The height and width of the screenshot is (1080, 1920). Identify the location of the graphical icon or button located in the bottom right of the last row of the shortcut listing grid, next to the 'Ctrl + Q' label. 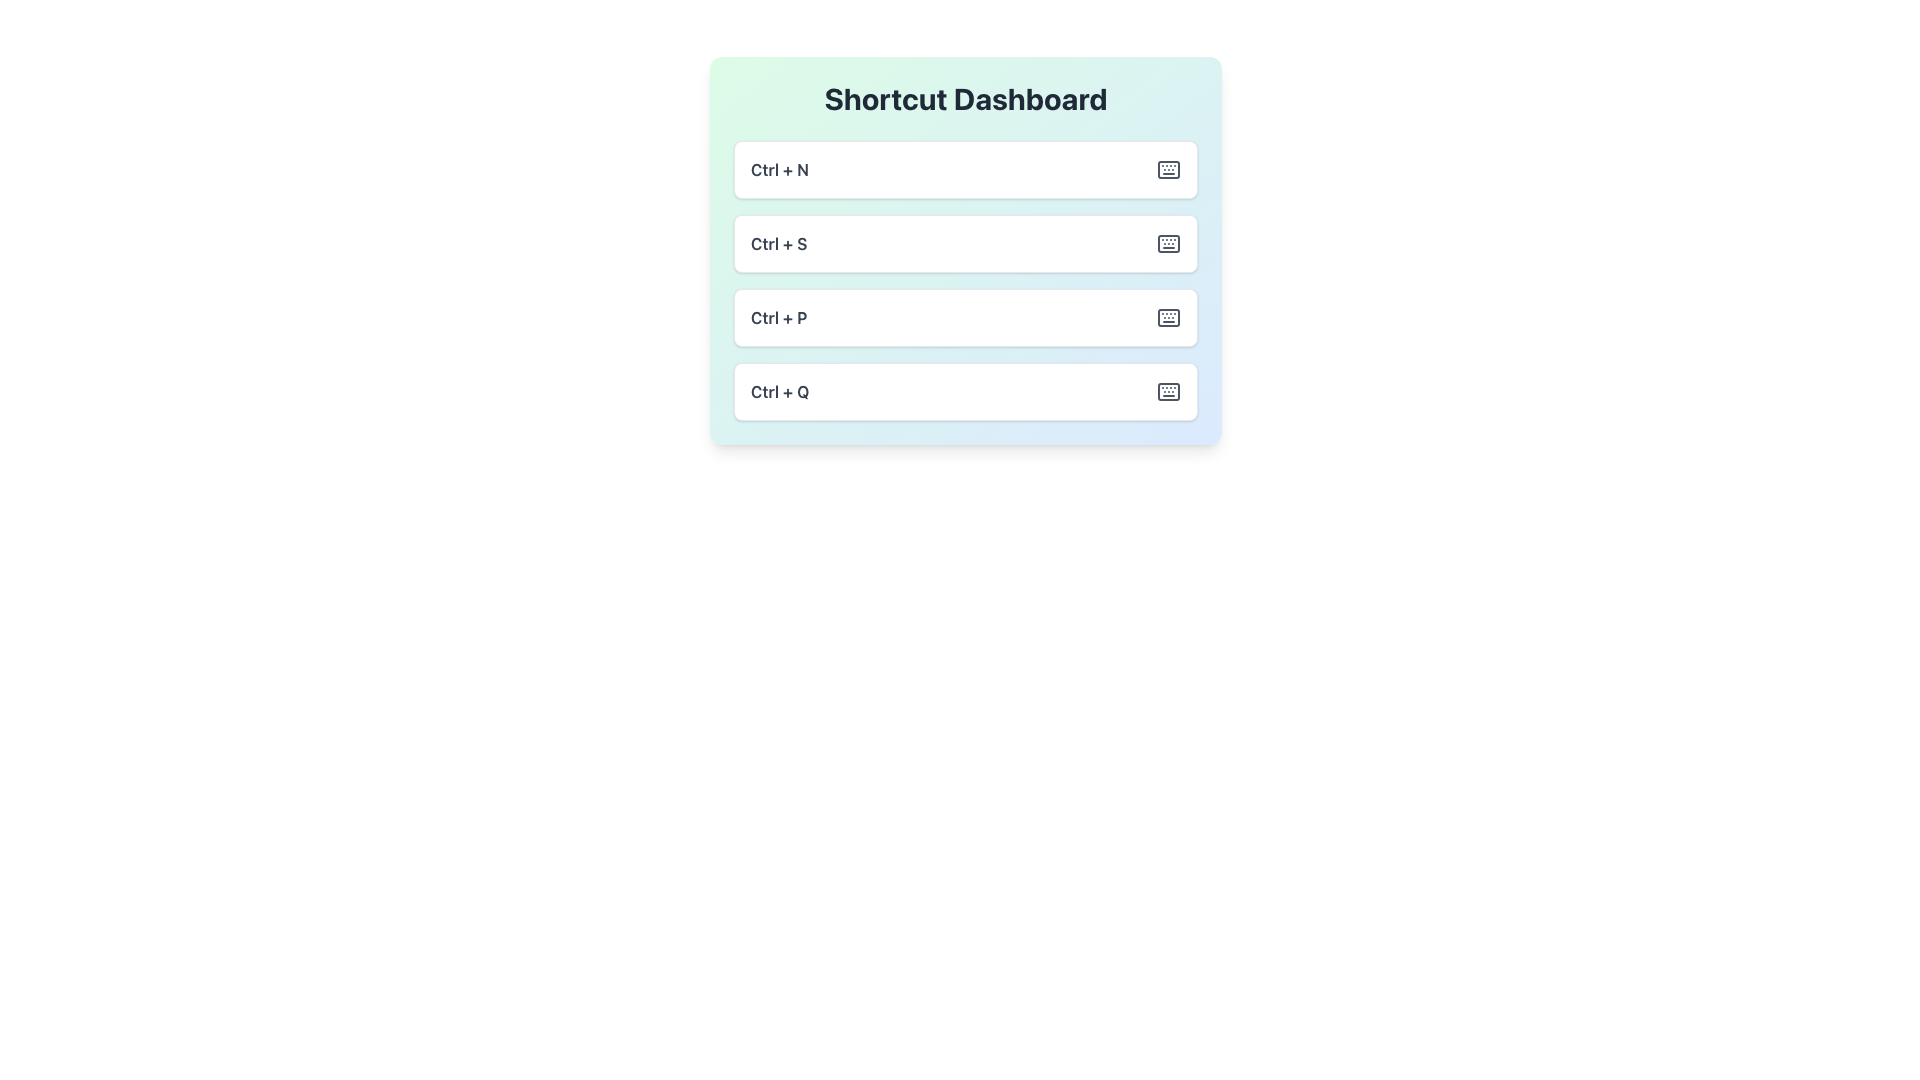
(1169, 392).